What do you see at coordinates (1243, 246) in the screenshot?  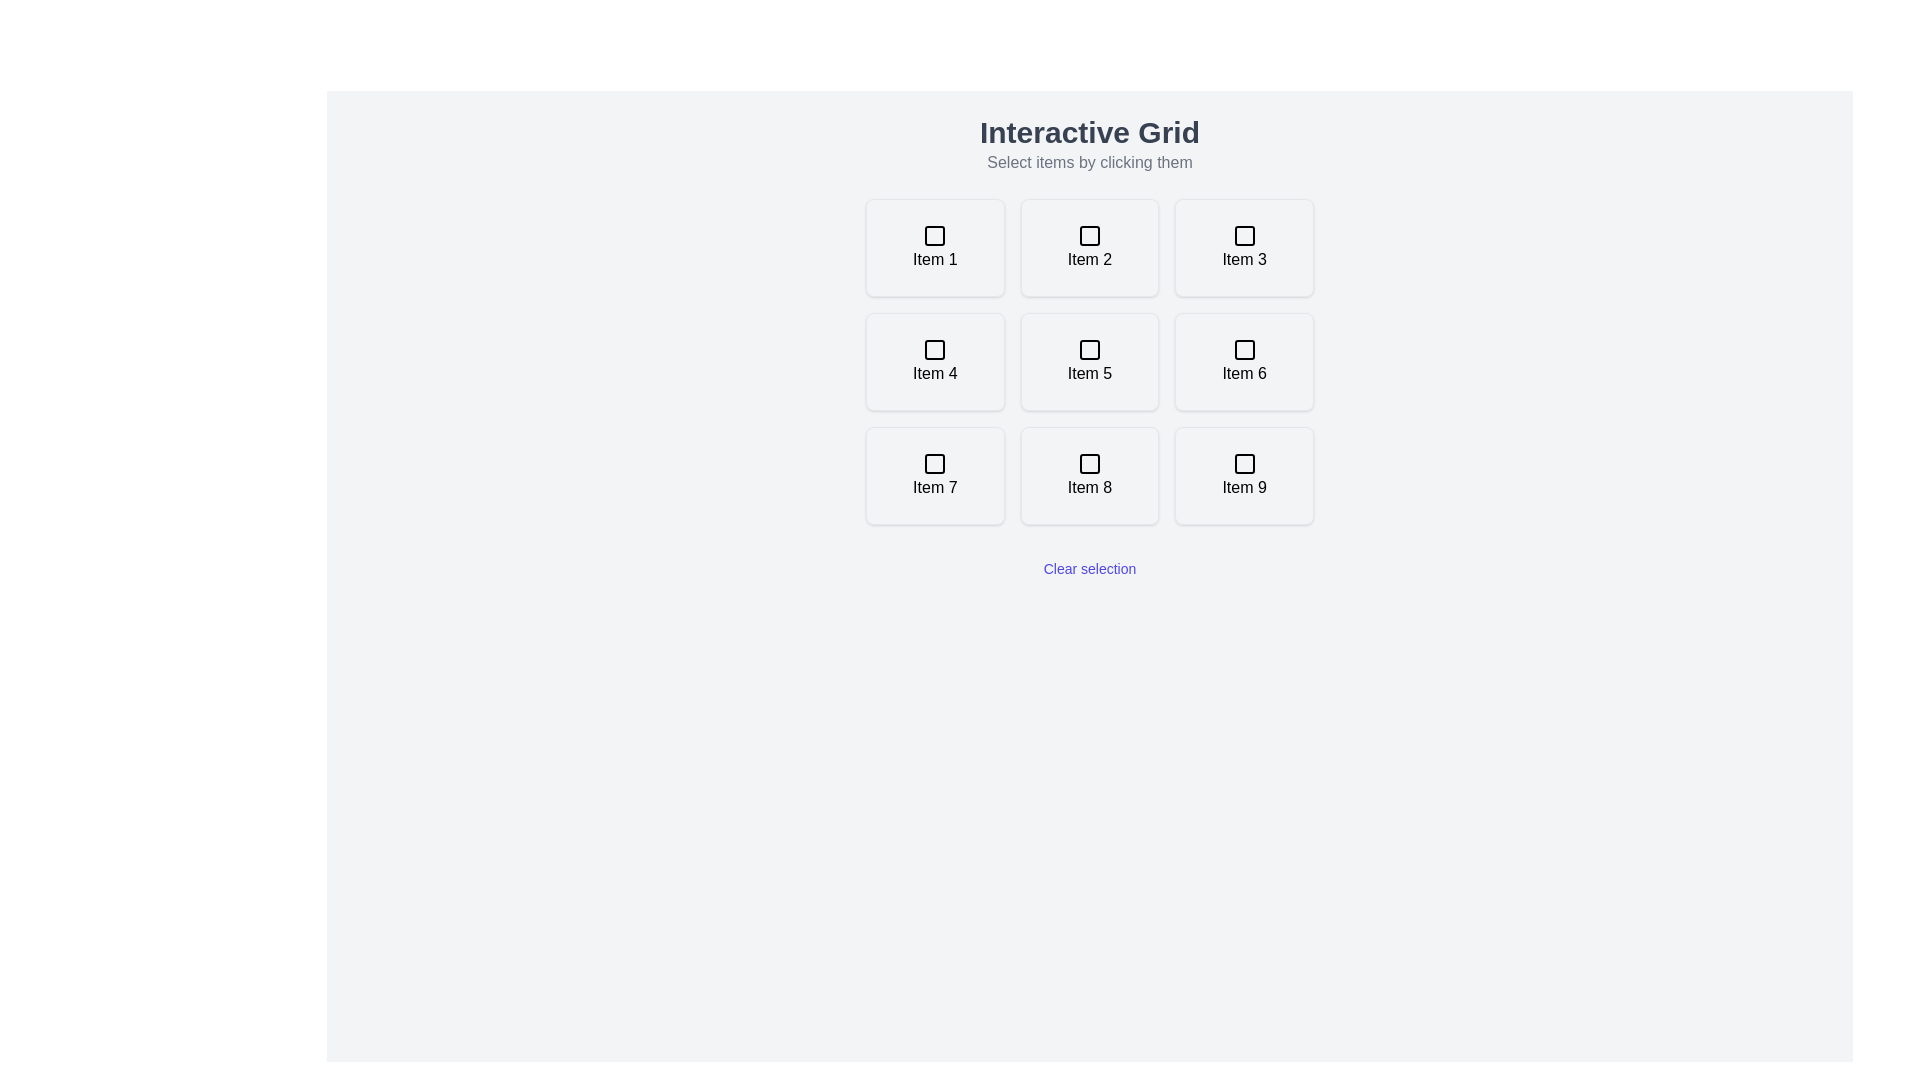 I see `the rectangular button labeled 'Item 3' to trigger its hover effects` at bounding box center [1243, 246].